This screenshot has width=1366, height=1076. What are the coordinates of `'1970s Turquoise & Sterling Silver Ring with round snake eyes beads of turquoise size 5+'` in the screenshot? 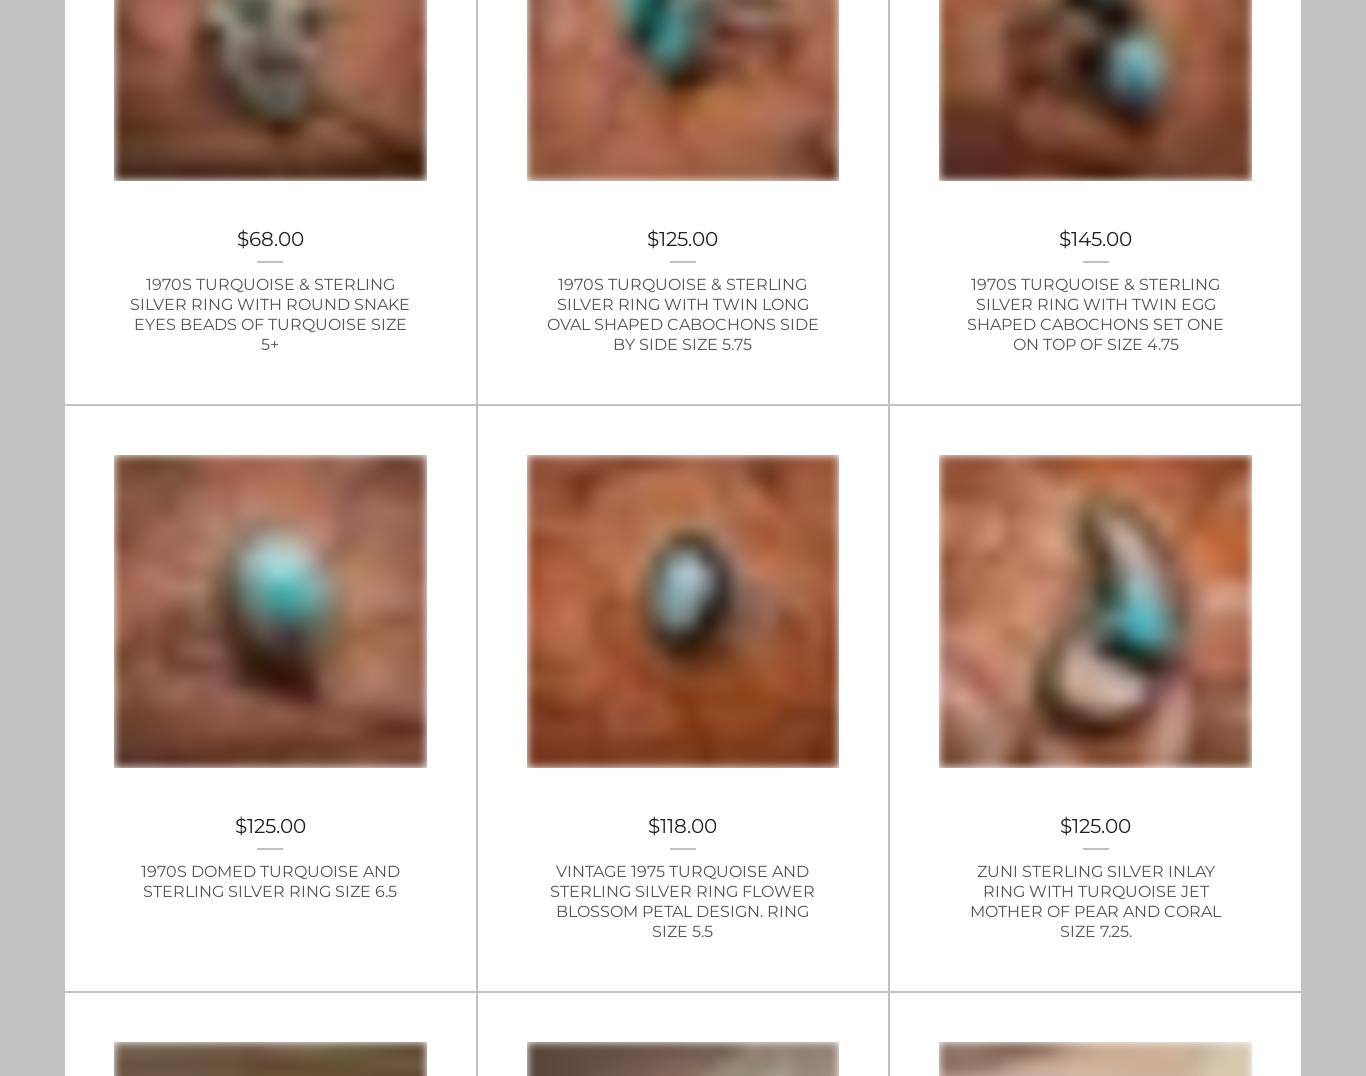 It's located at (270, 313).